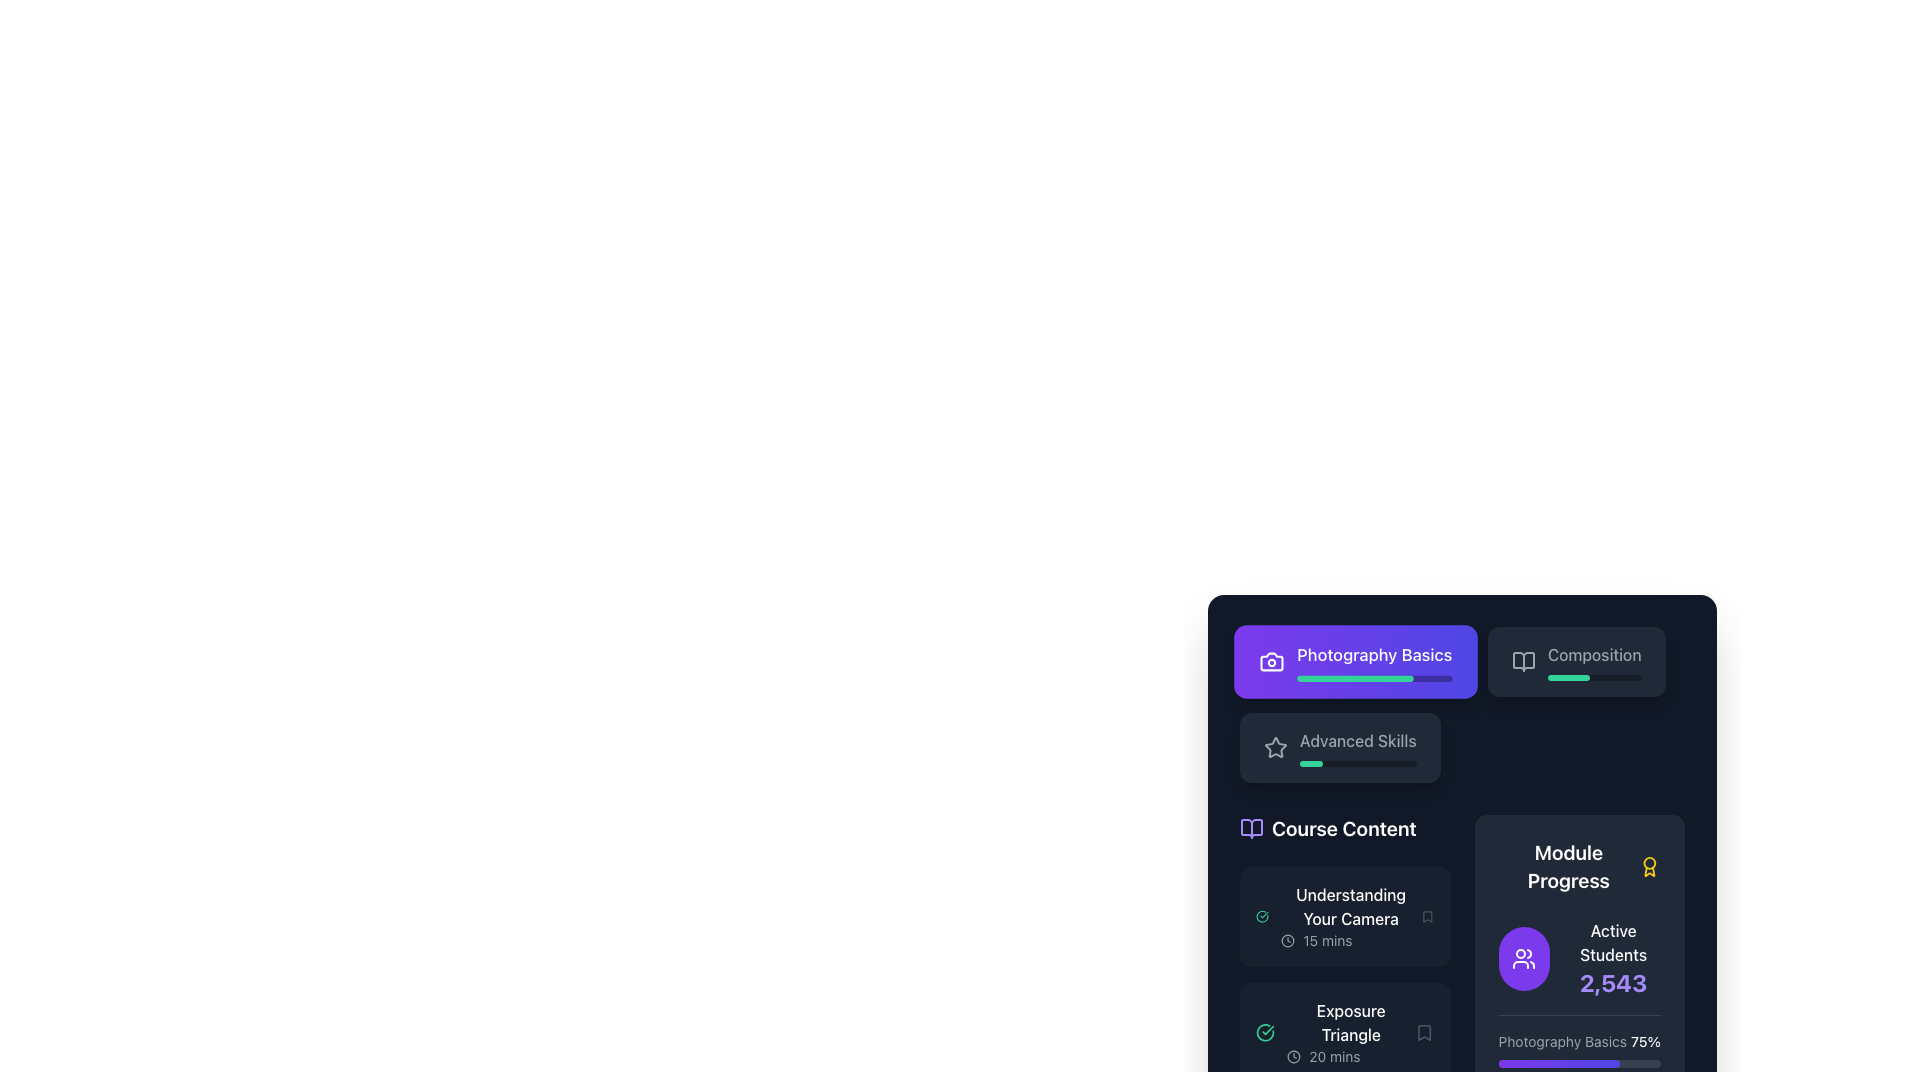 The height and width of the screenshot is (1080, 1920). What do you see at coordinates (1373, 654) in the screenshot?
I see `the text label displaying 'Photography Basics', which is styled in bright white color on a purple background and is located at the top of a rectangular box within a vertical column of elements` at bounding box center [1373, 654].